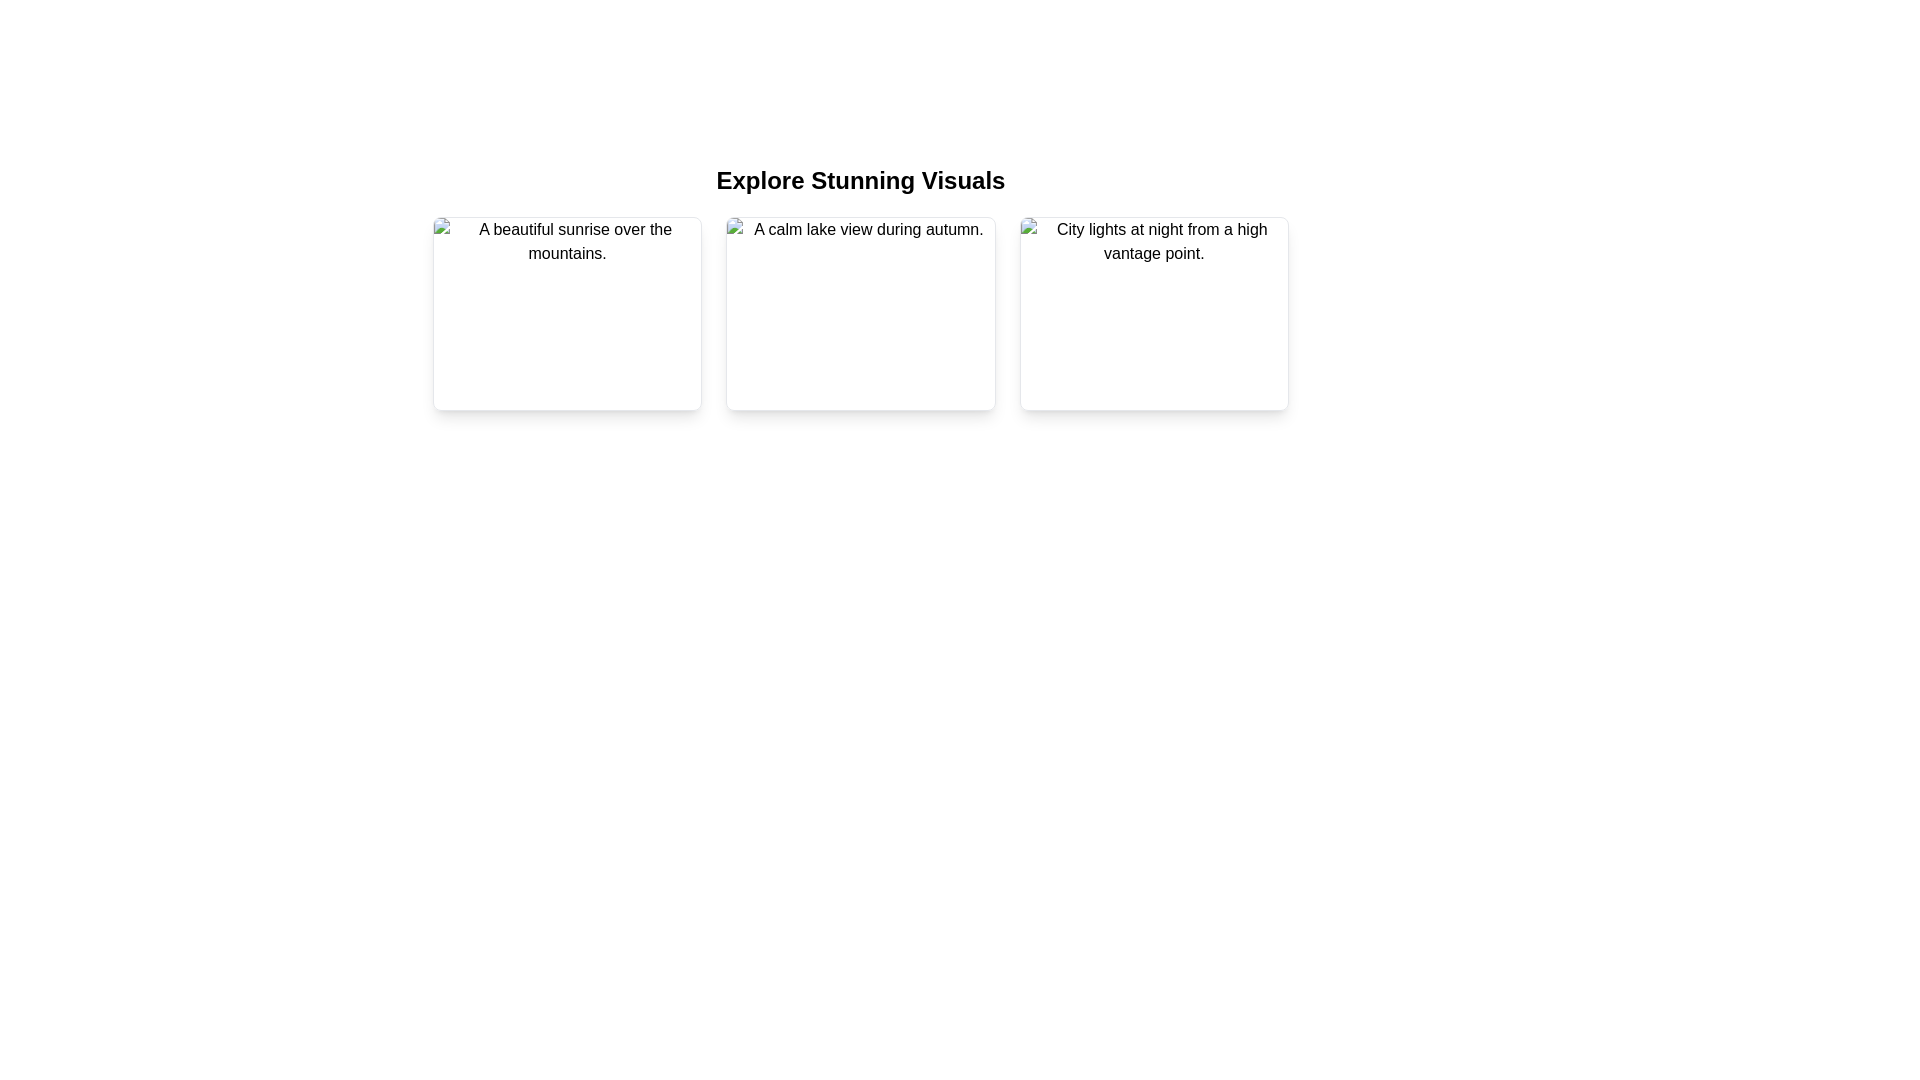 The width and height of the screenshot is (1920, 1080). I want to click on the image card displaying 'A calm lake view during autumn.' located in the center of the grid layout, so click(860, 313).